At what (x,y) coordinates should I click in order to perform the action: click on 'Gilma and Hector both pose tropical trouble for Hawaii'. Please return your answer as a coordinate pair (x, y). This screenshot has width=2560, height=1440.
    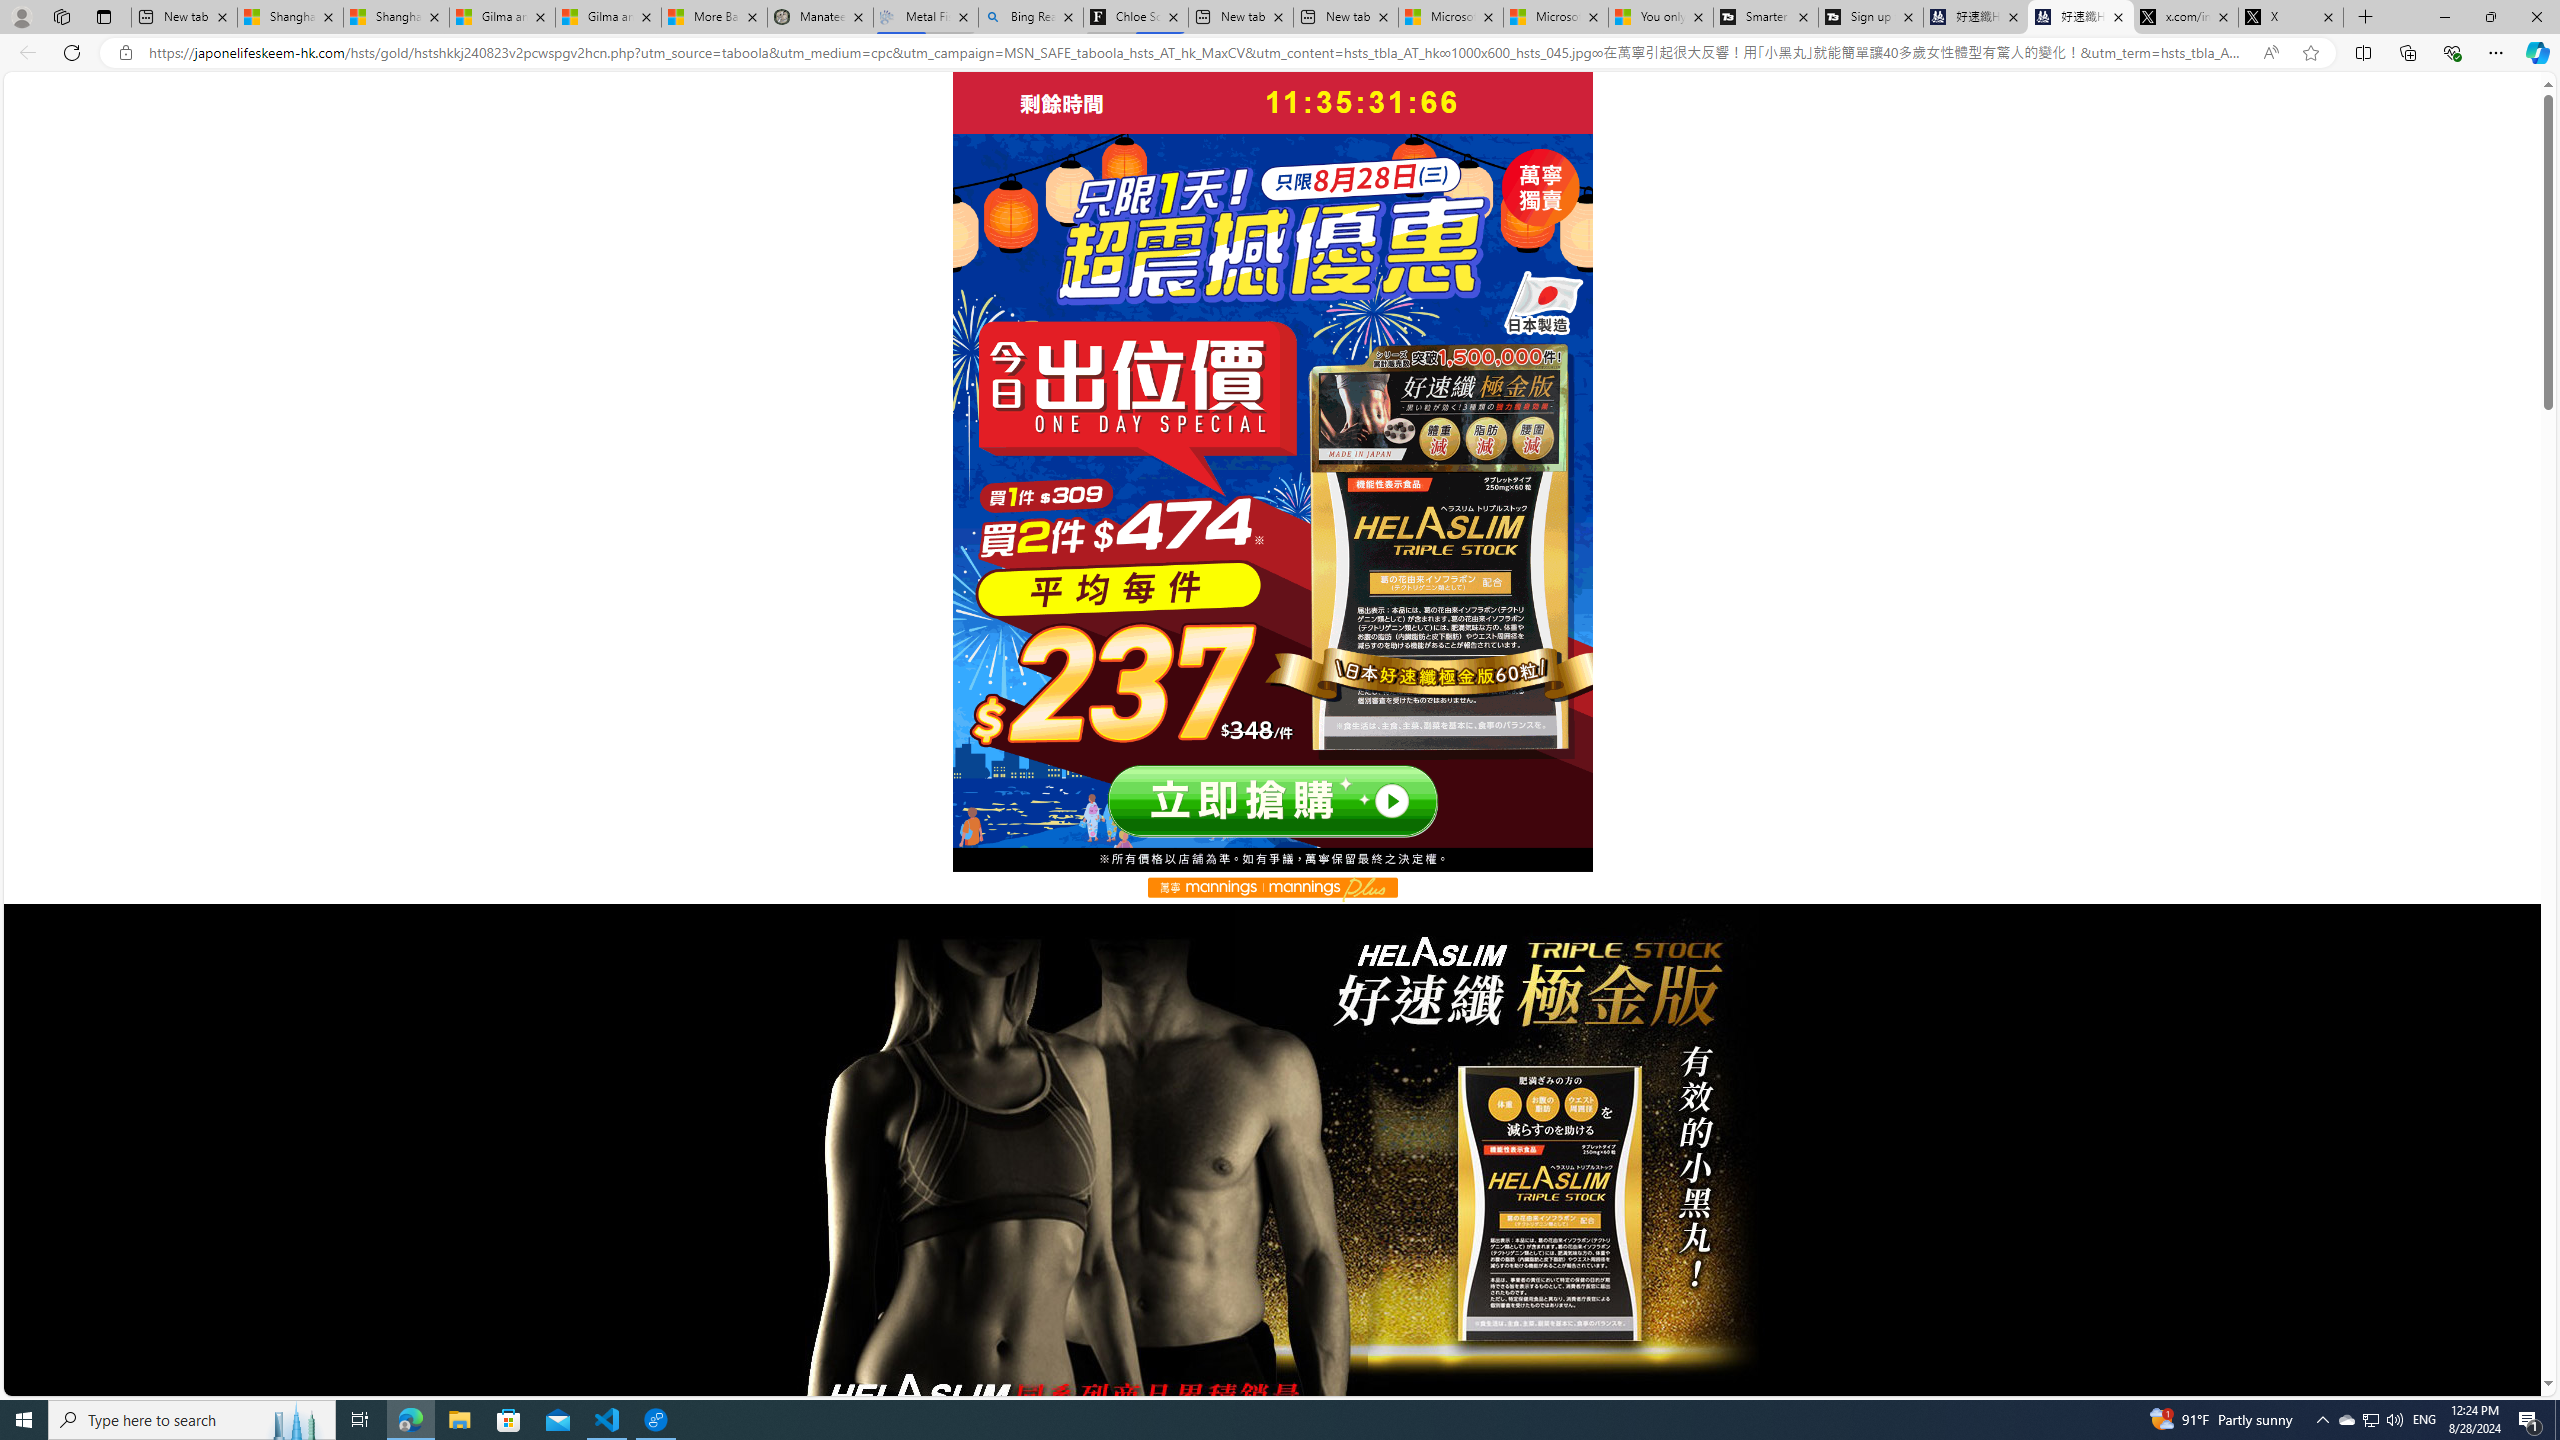
    Looking at the image, I should click on (608, 16).